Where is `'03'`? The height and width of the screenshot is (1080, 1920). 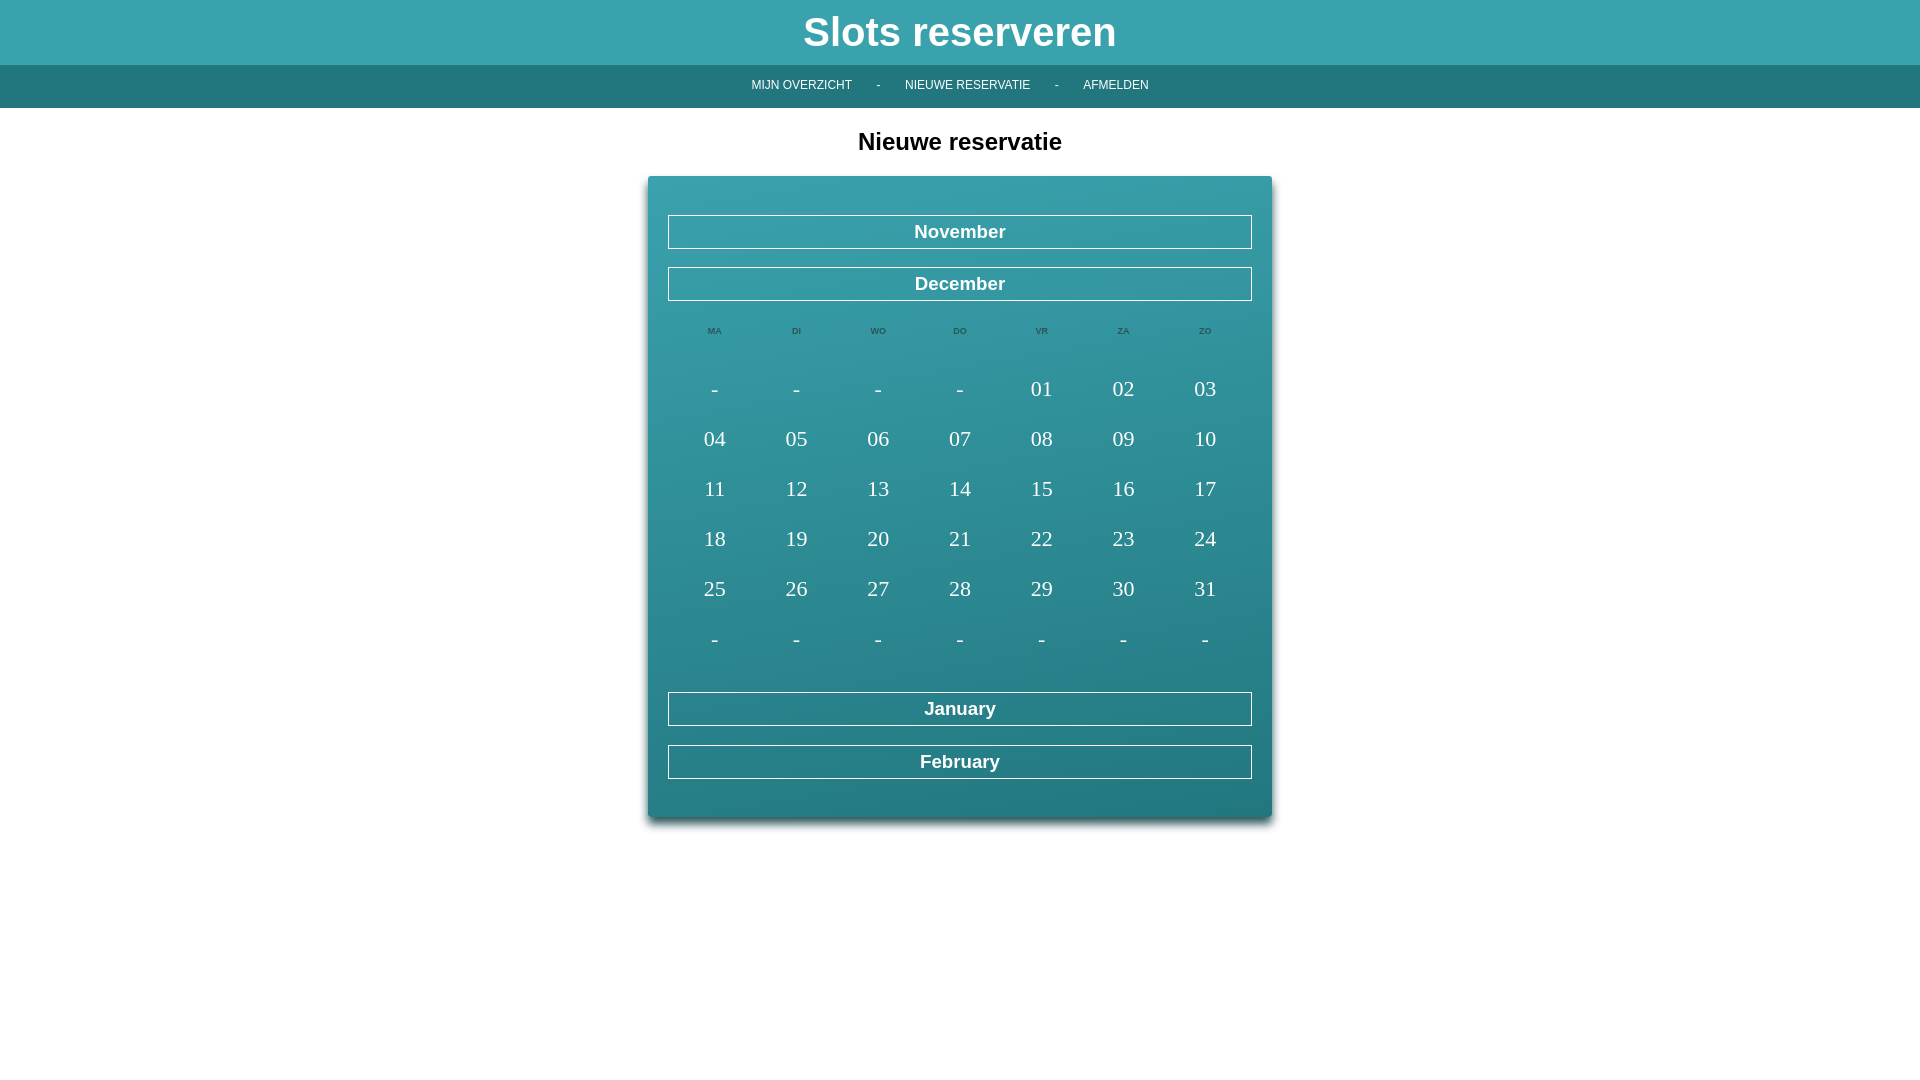 '03' is located at coordinates (1203, 390).